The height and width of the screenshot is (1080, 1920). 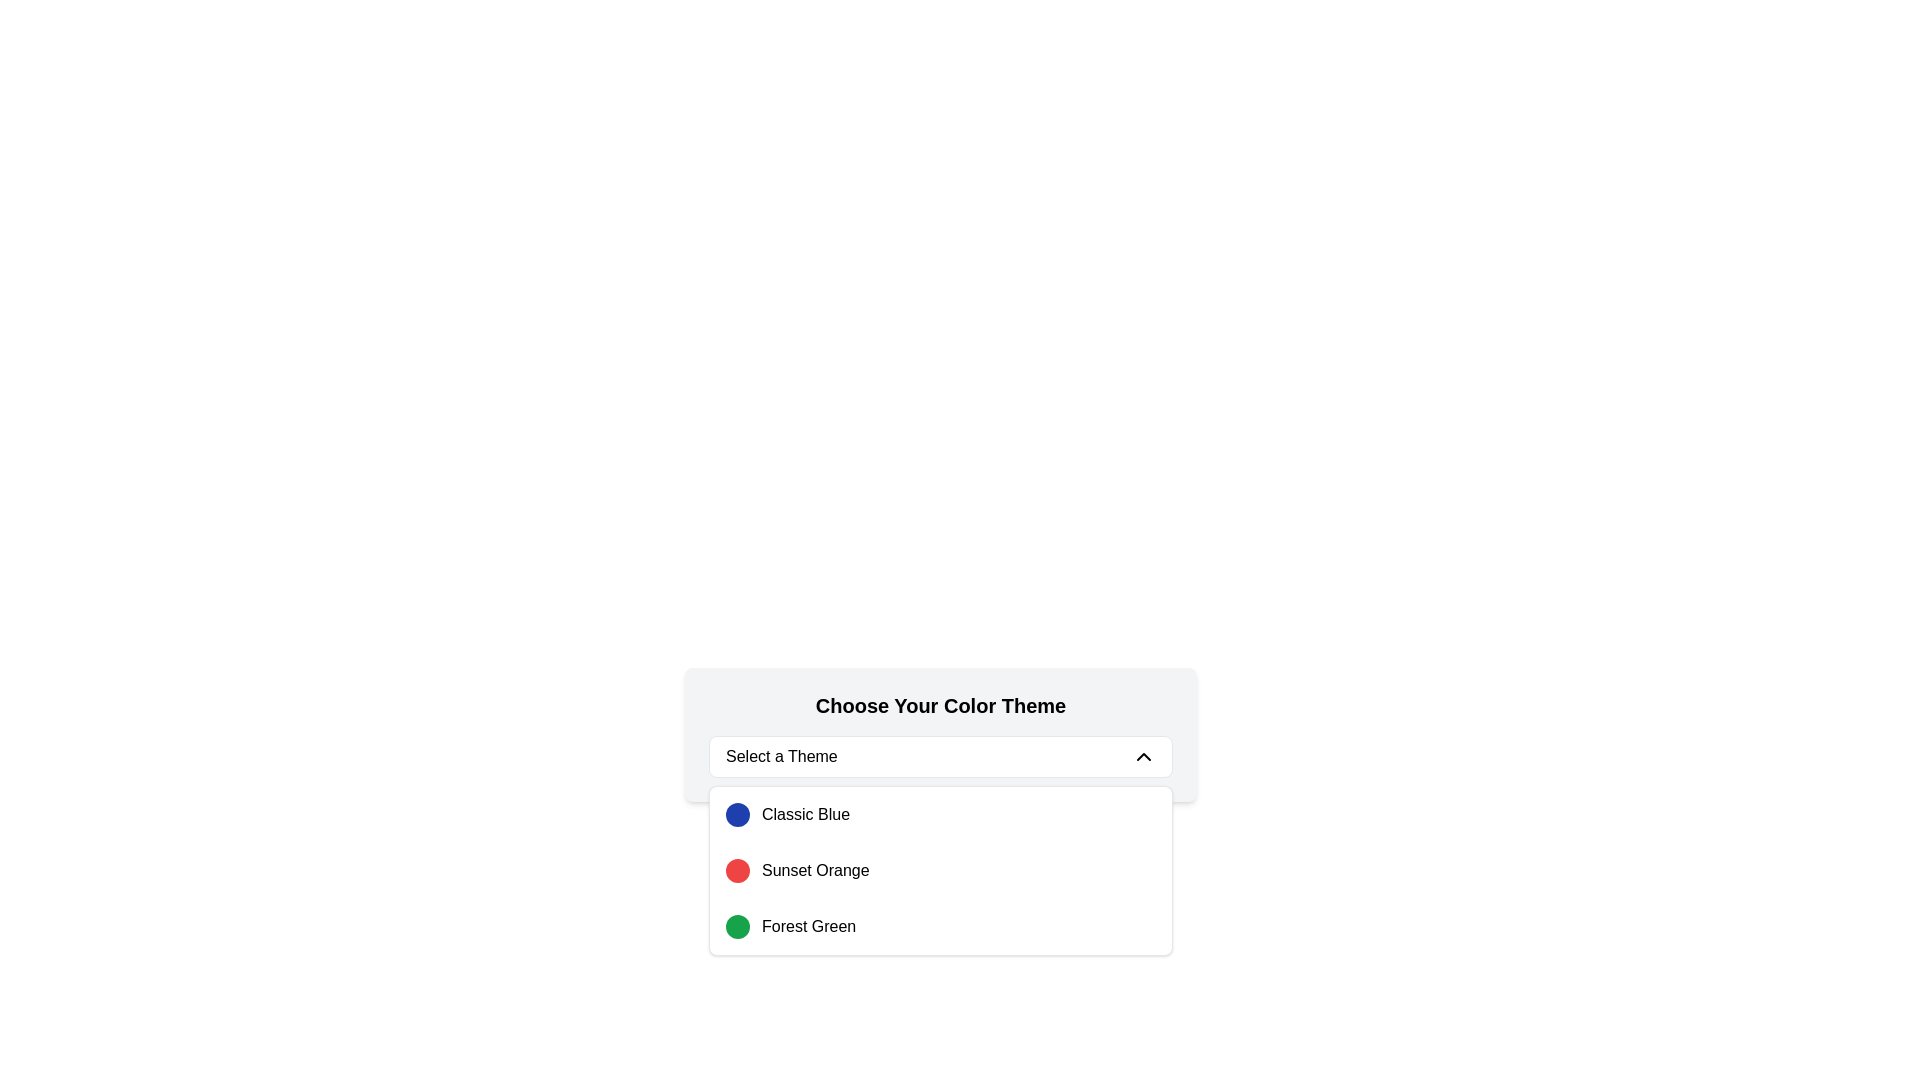 I want to click on to select the 'Forest Green' color option from the dropdown menu, which is the third item in the list, so click(x=939, y=926).